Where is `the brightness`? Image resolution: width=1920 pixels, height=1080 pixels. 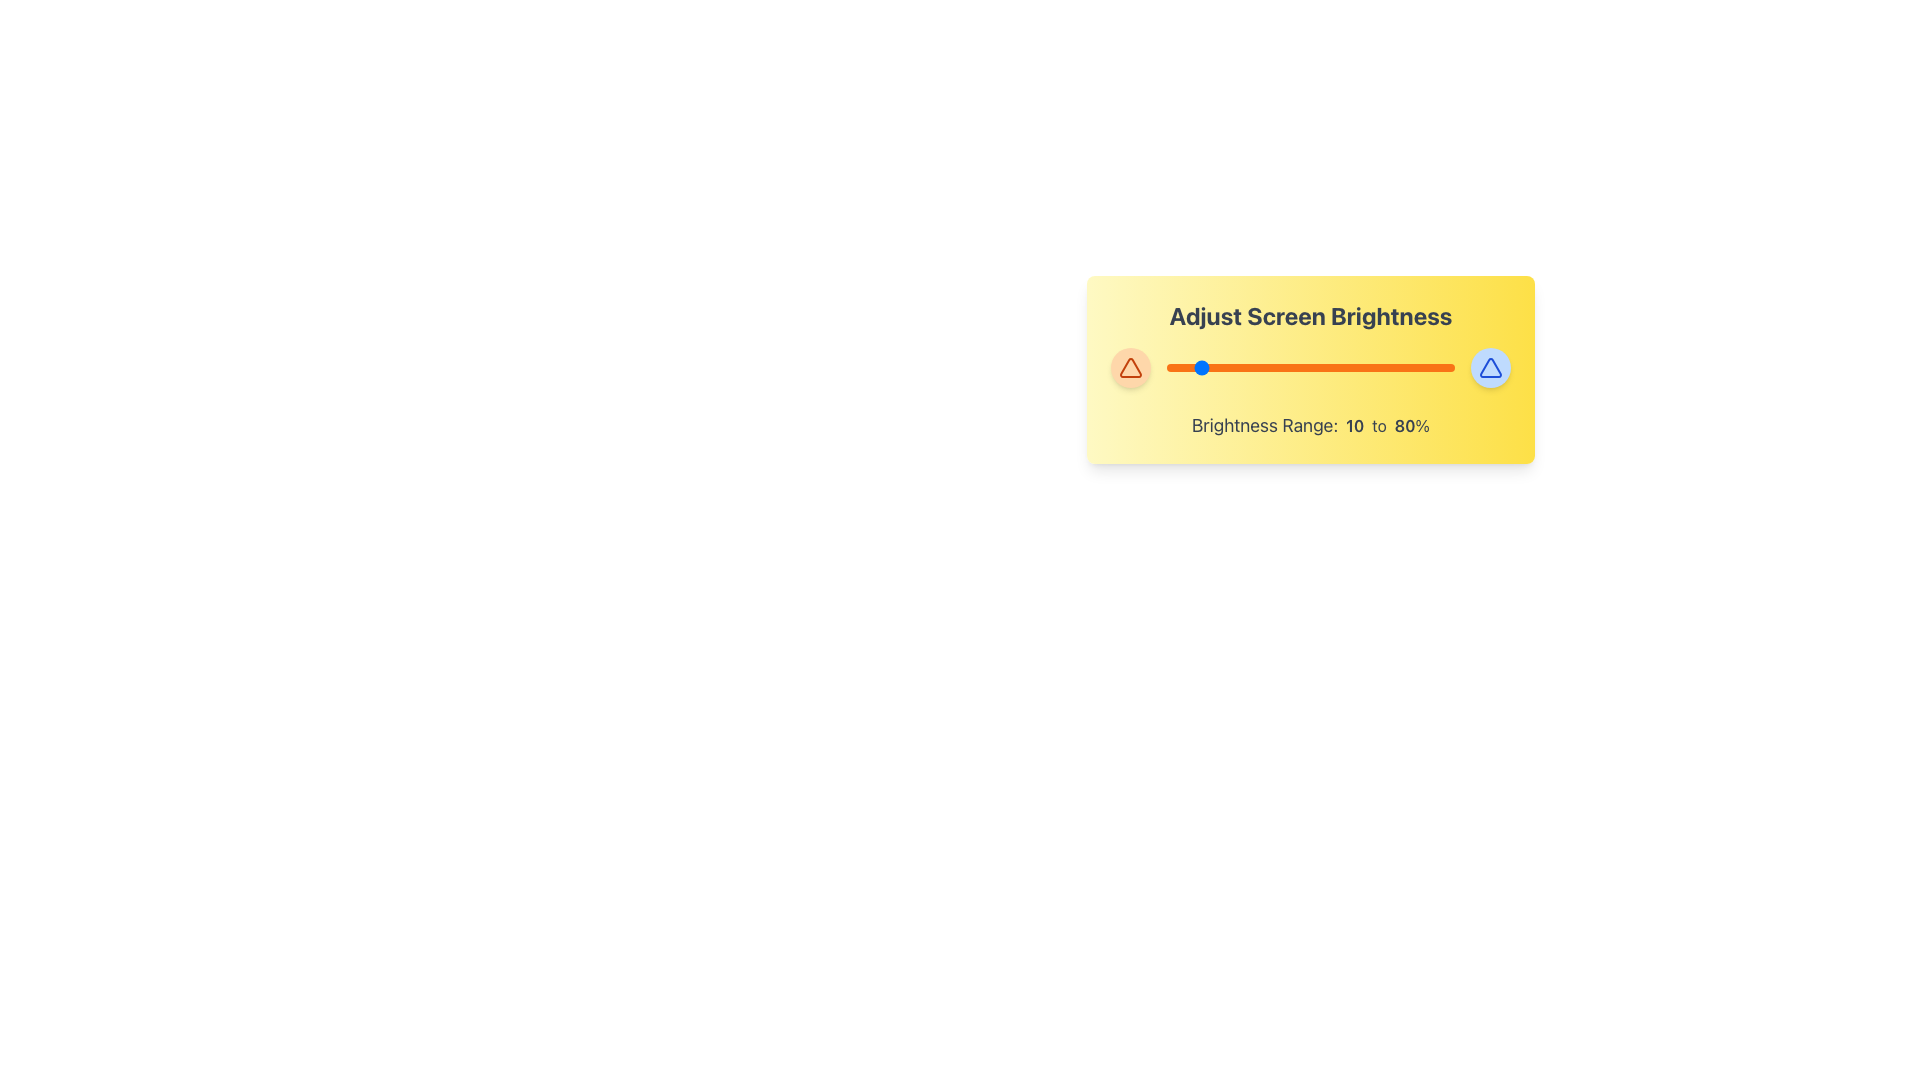
the brightness is located at coordinates (1375, 367).